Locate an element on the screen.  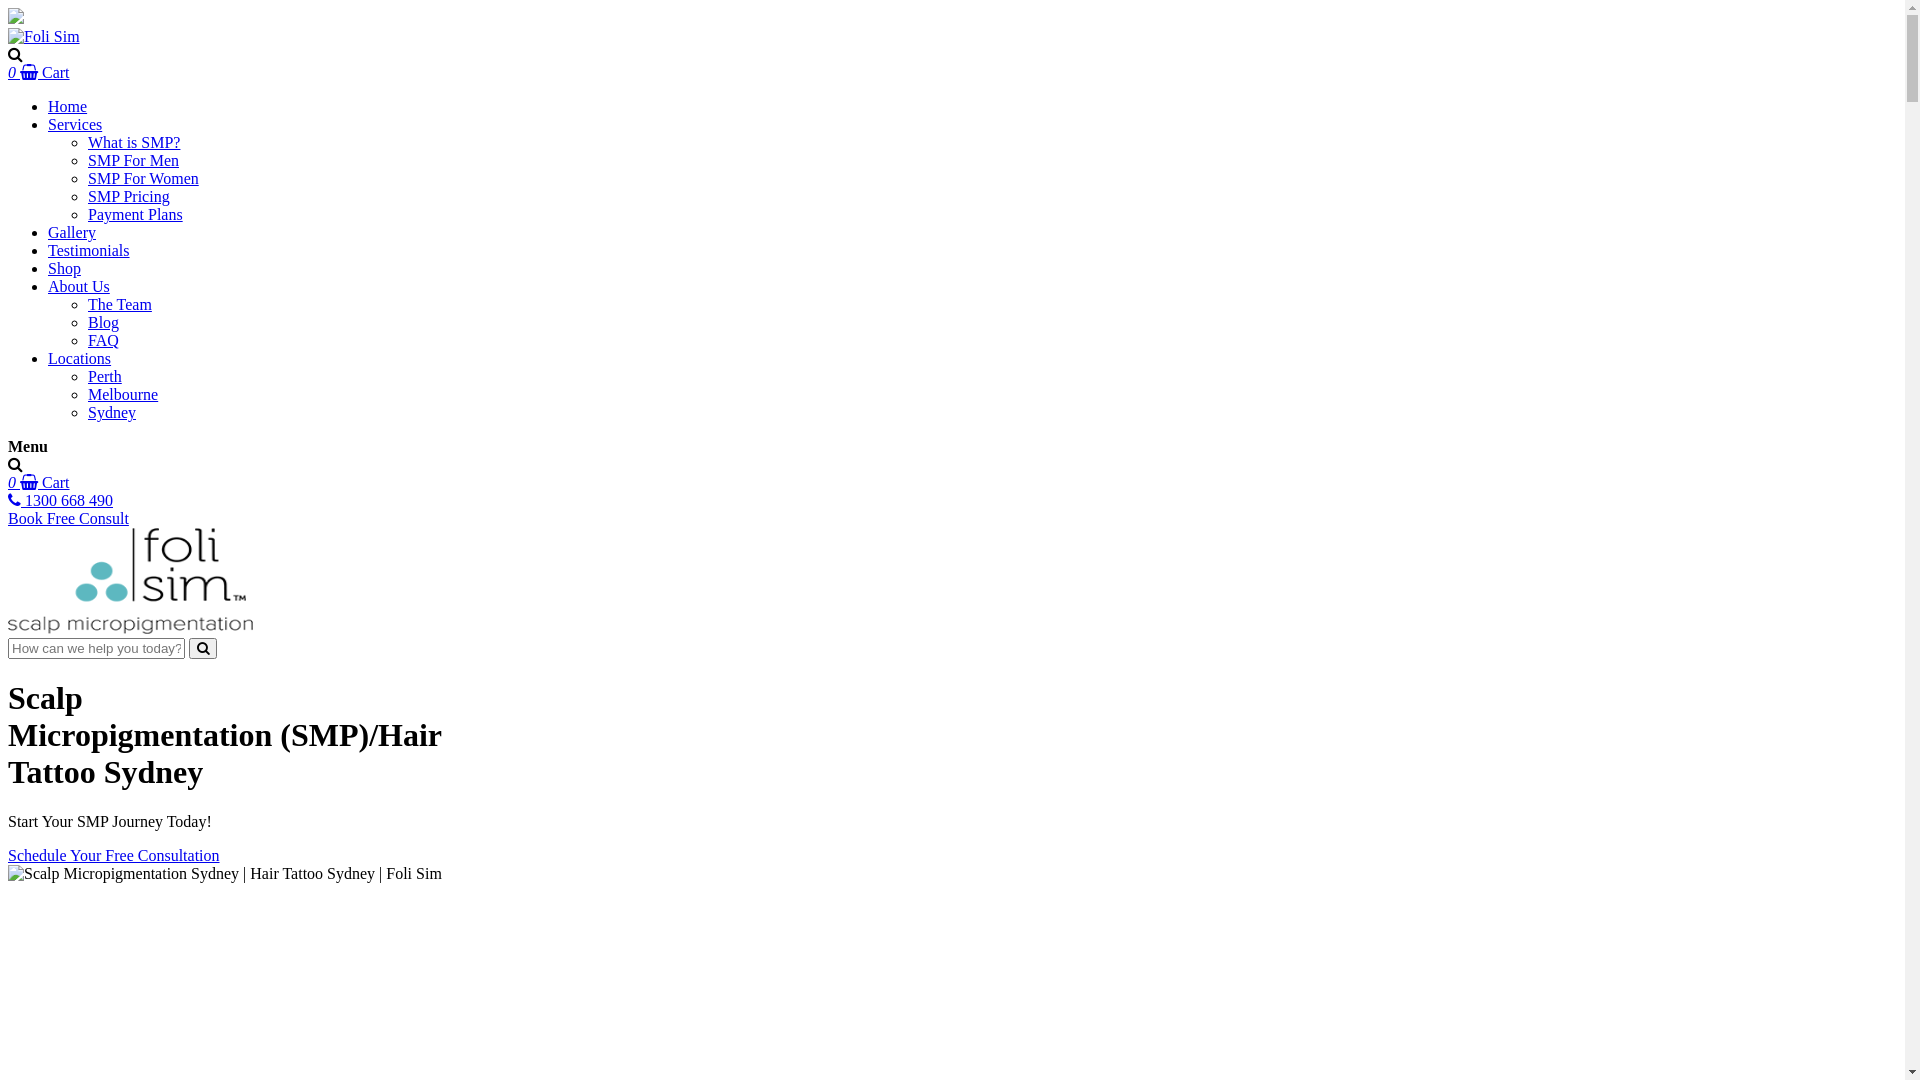
'Schedule Your Free Consultation' is located at coordinates (113, 855).